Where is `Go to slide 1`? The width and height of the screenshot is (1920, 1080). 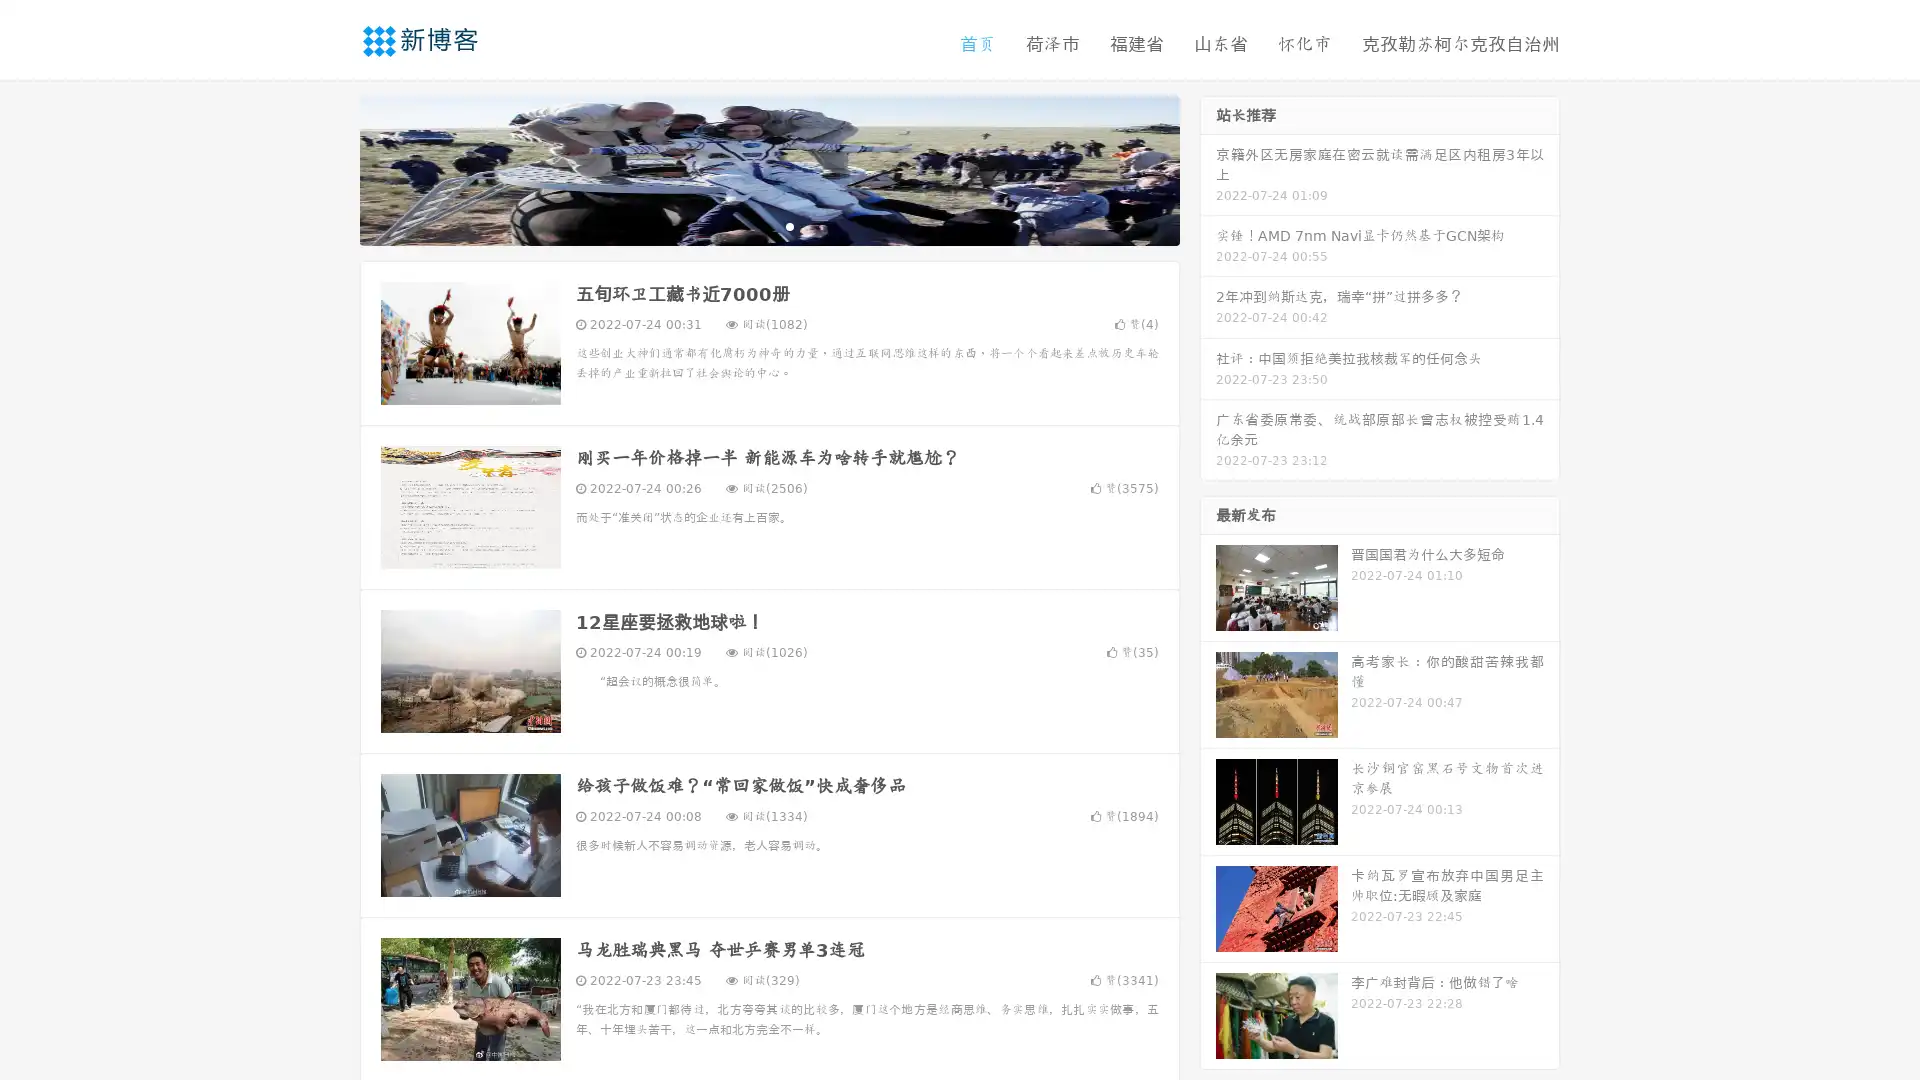 Go to slide 1 is located at coordinates (748, 225).